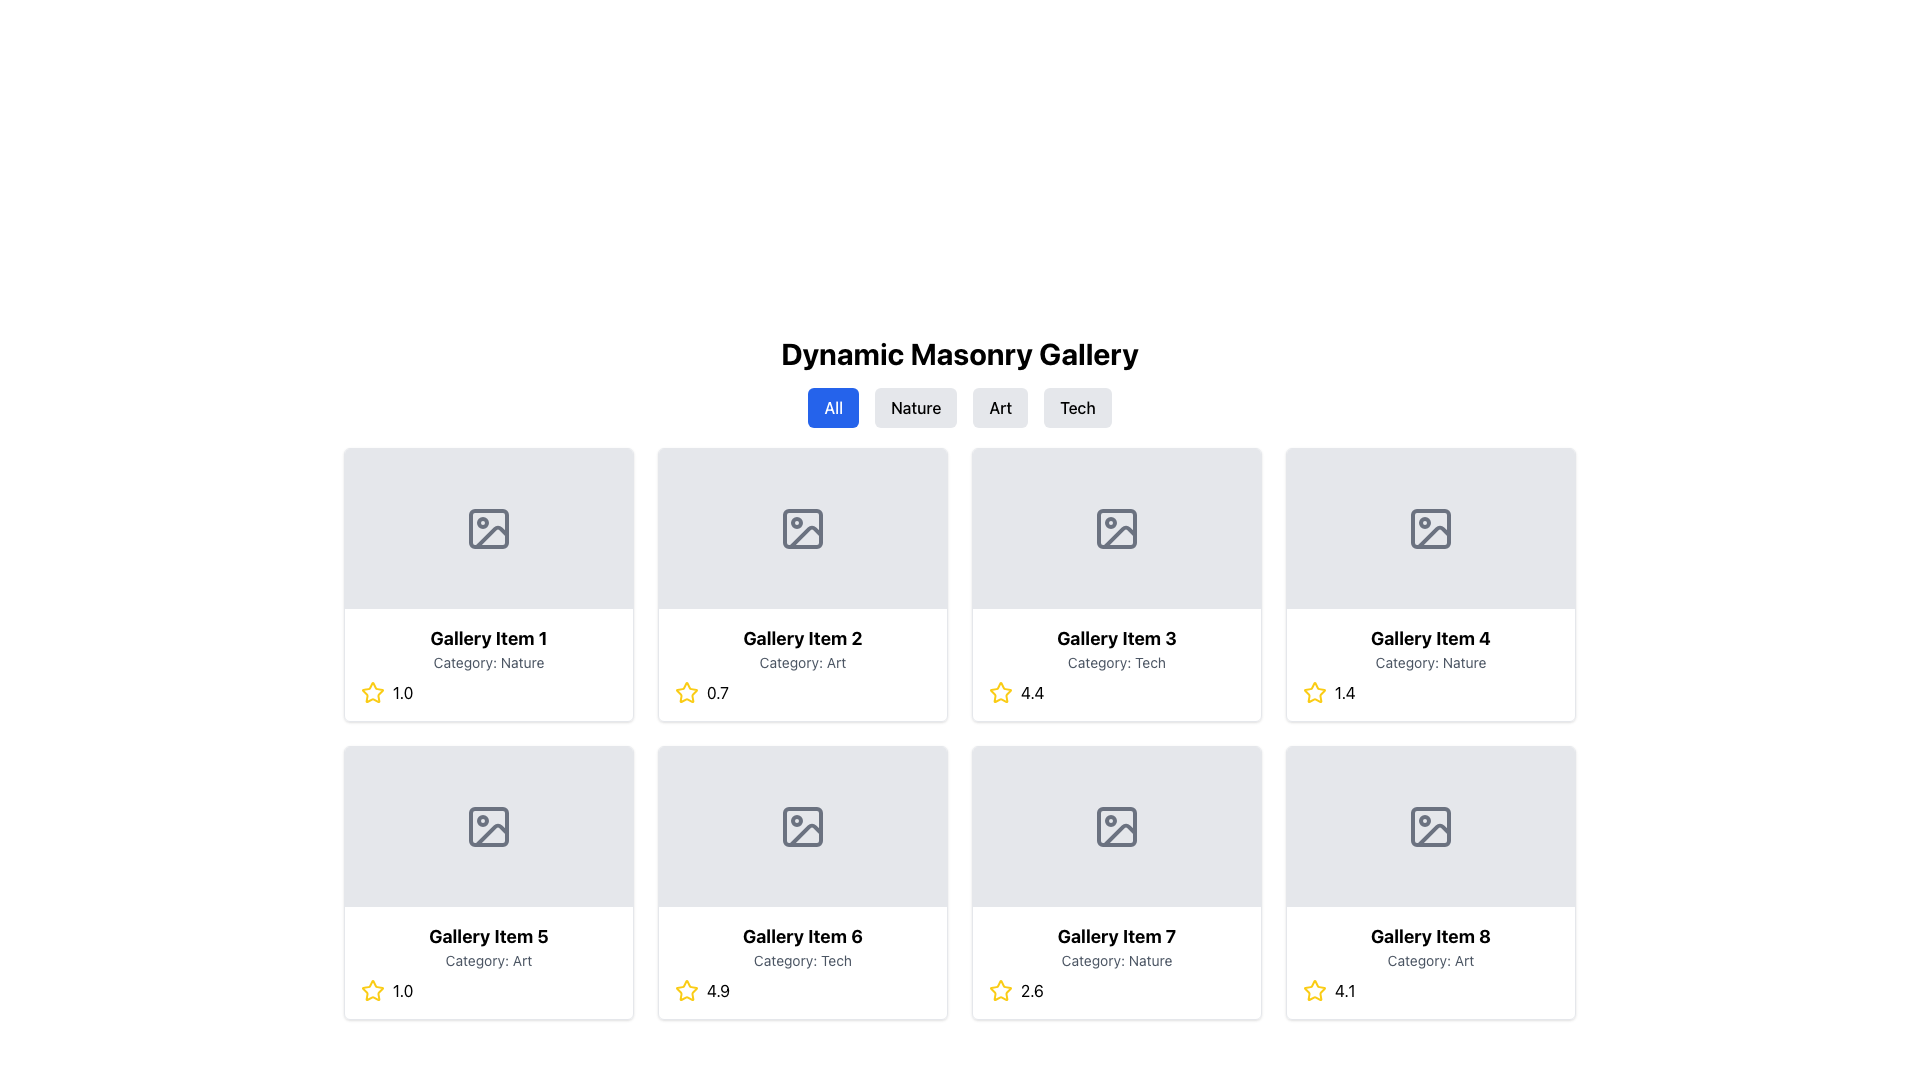  I want to click on the yellow star icon representing a rating, located in the bottom-left corner of 'Gallery Item 5', next to the rating value '1.0', so click(373, 691).